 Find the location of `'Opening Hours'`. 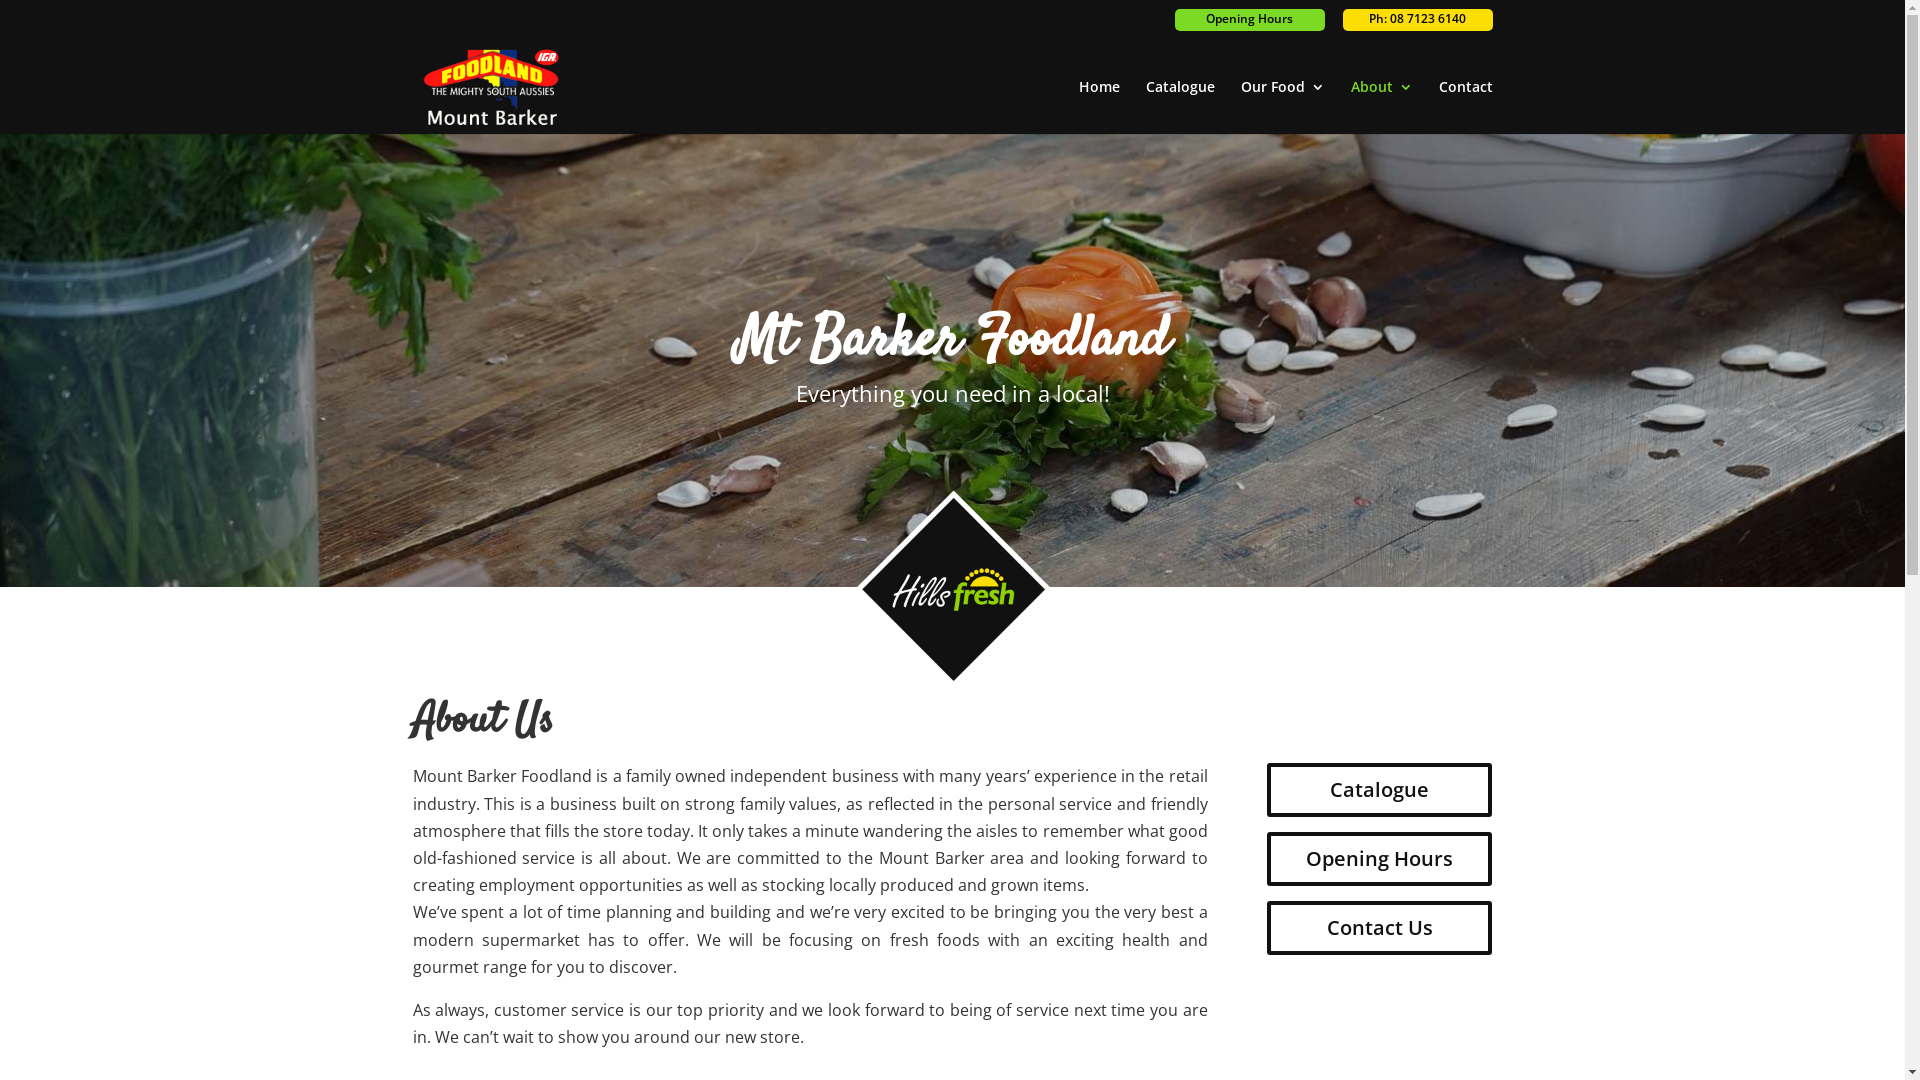

'Opening Hours' is located at coordinates (1247, 19).